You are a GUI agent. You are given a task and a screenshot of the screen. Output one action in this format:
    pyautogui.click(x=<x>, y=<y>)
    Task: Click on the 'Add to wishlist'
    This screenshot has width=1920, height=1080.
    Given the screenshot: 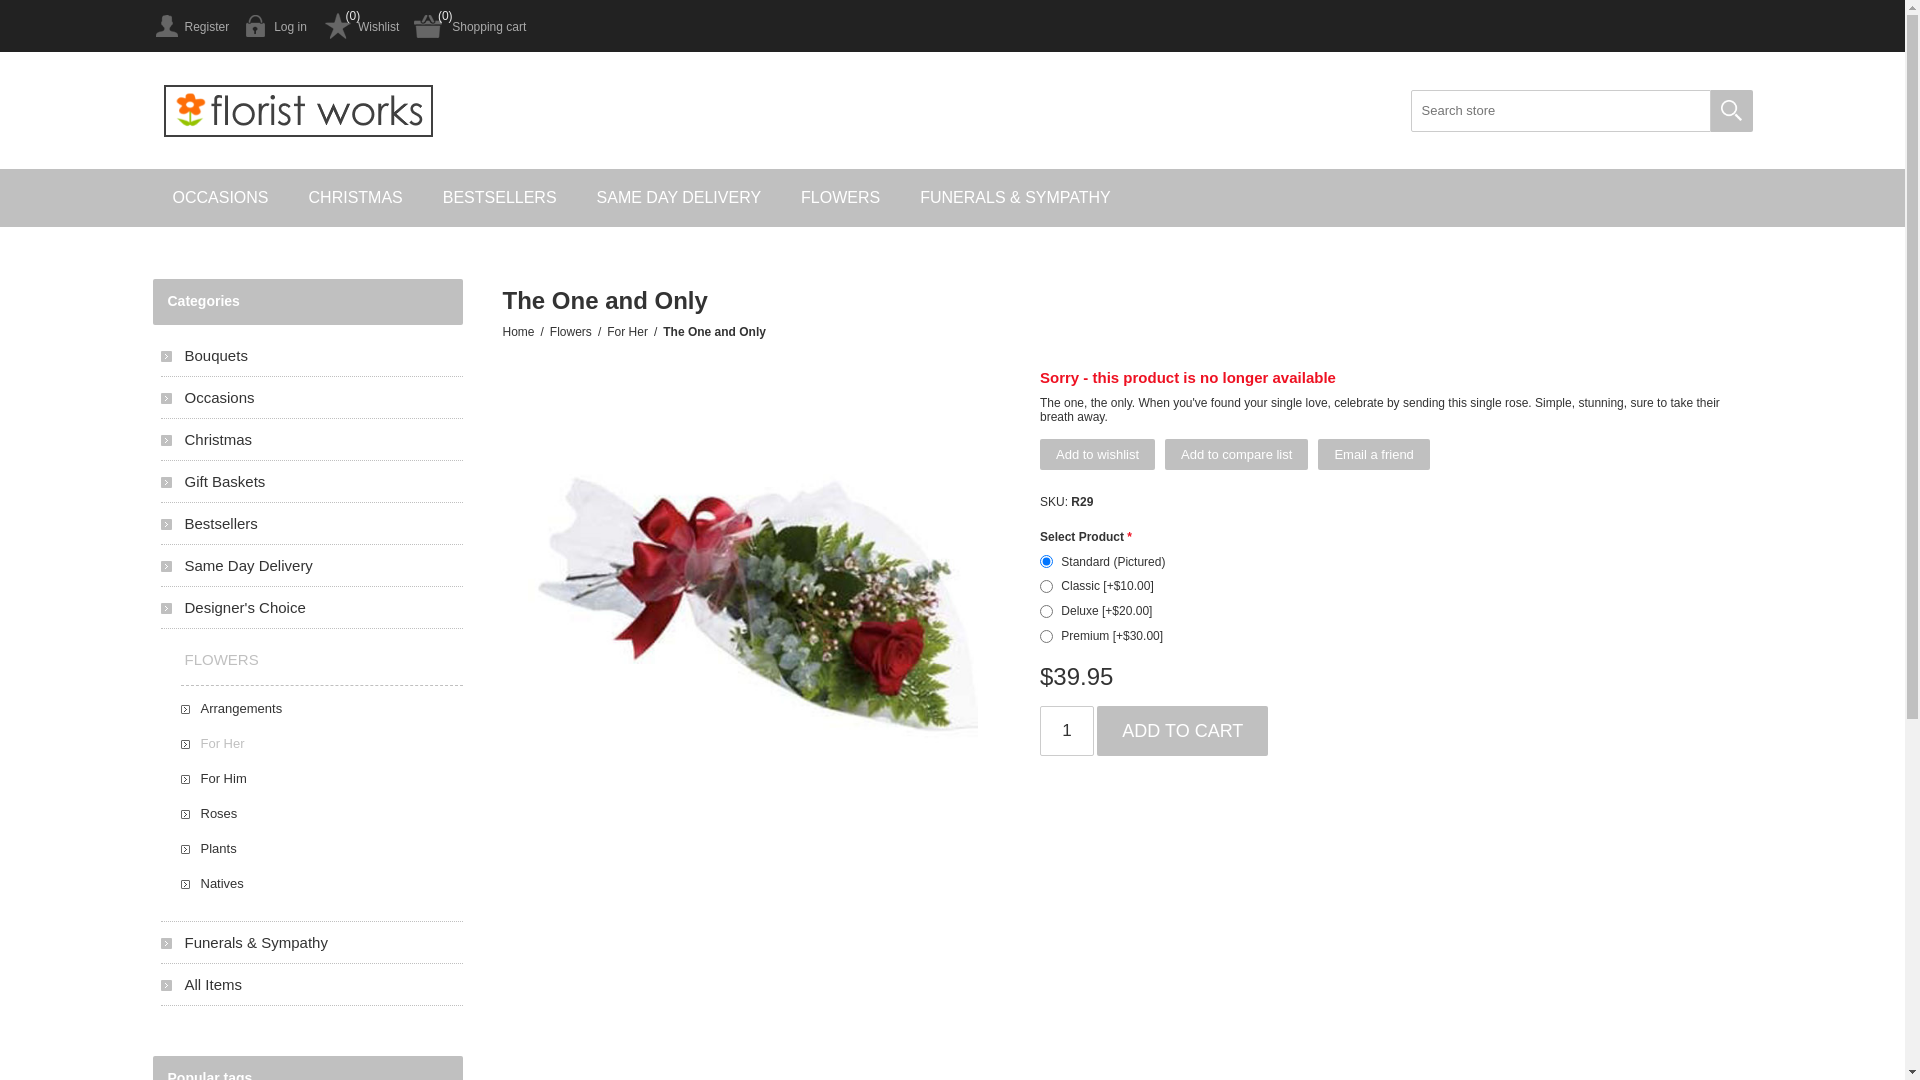 What is the action you would take?
    pyautogui.click(x=1096, y=454)
    